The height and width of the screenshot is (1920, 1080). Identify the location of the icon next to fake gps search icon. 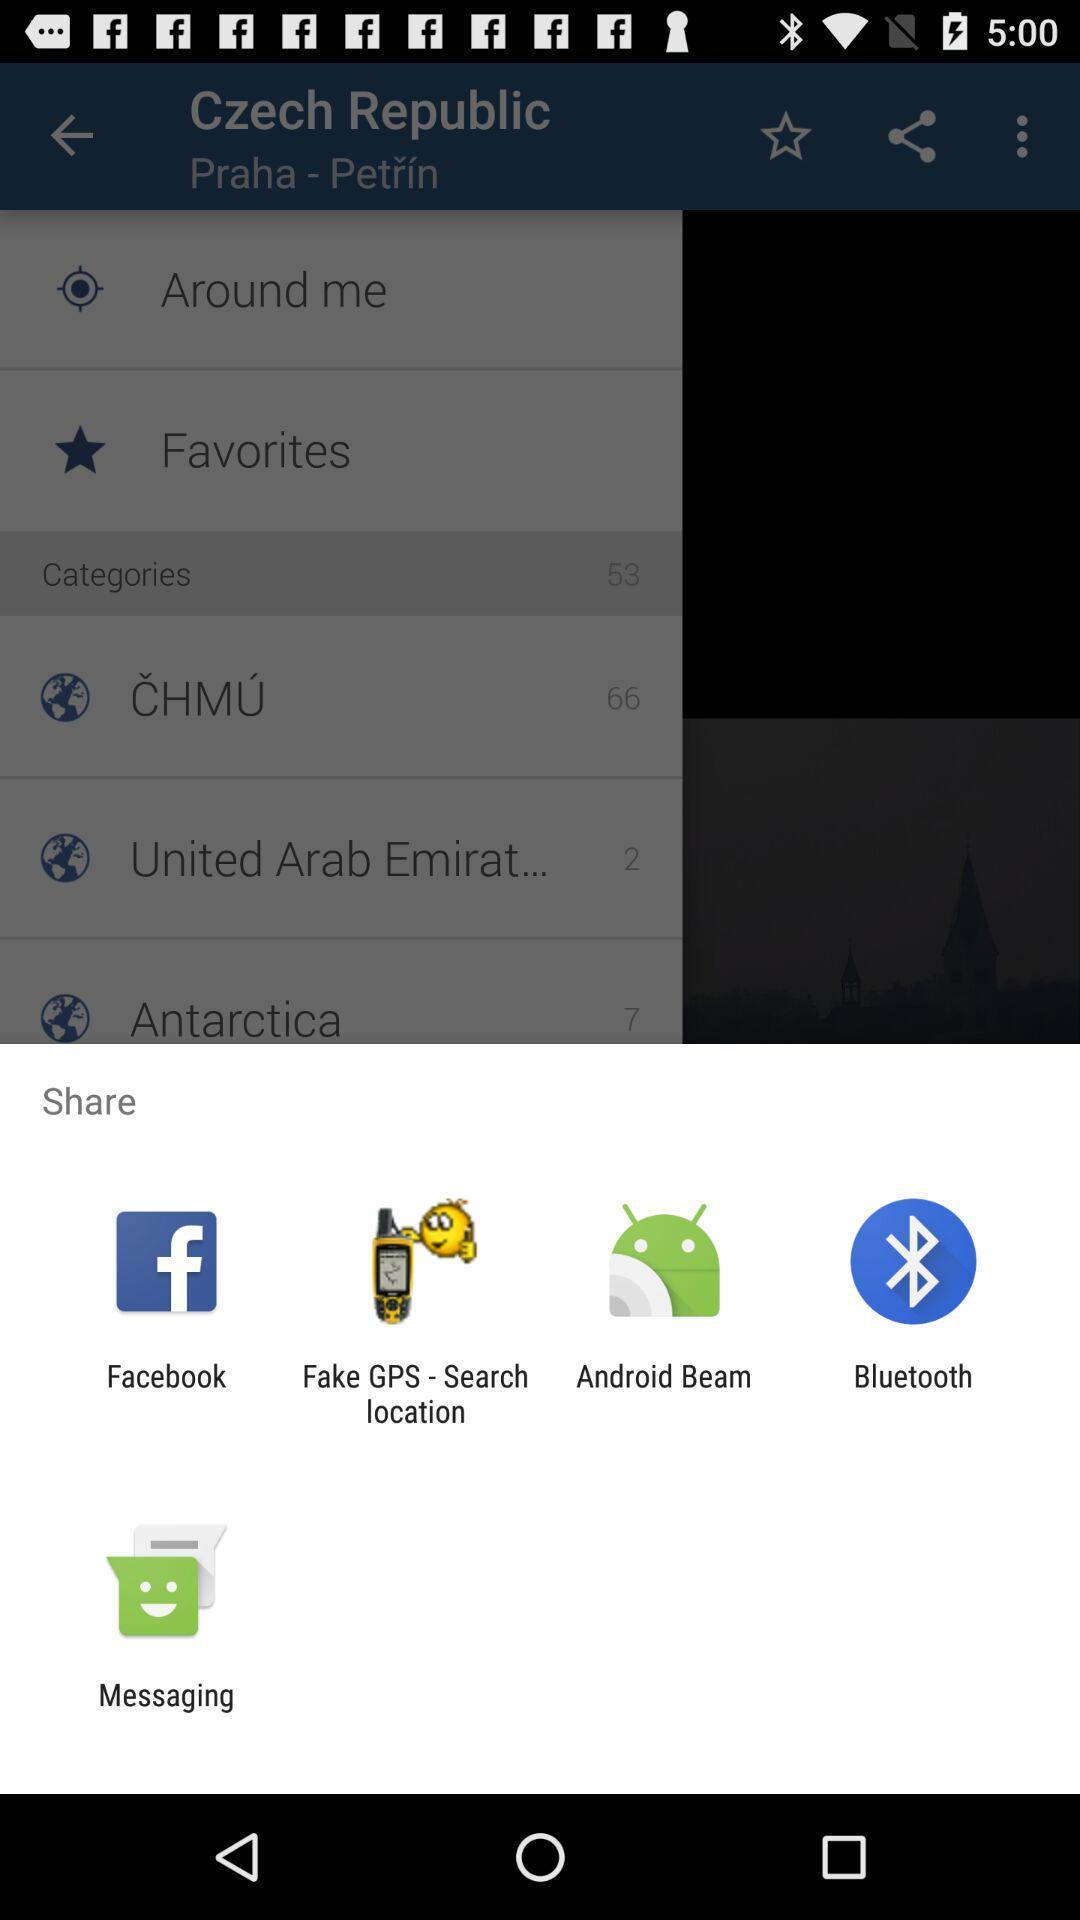
(664, 1392).